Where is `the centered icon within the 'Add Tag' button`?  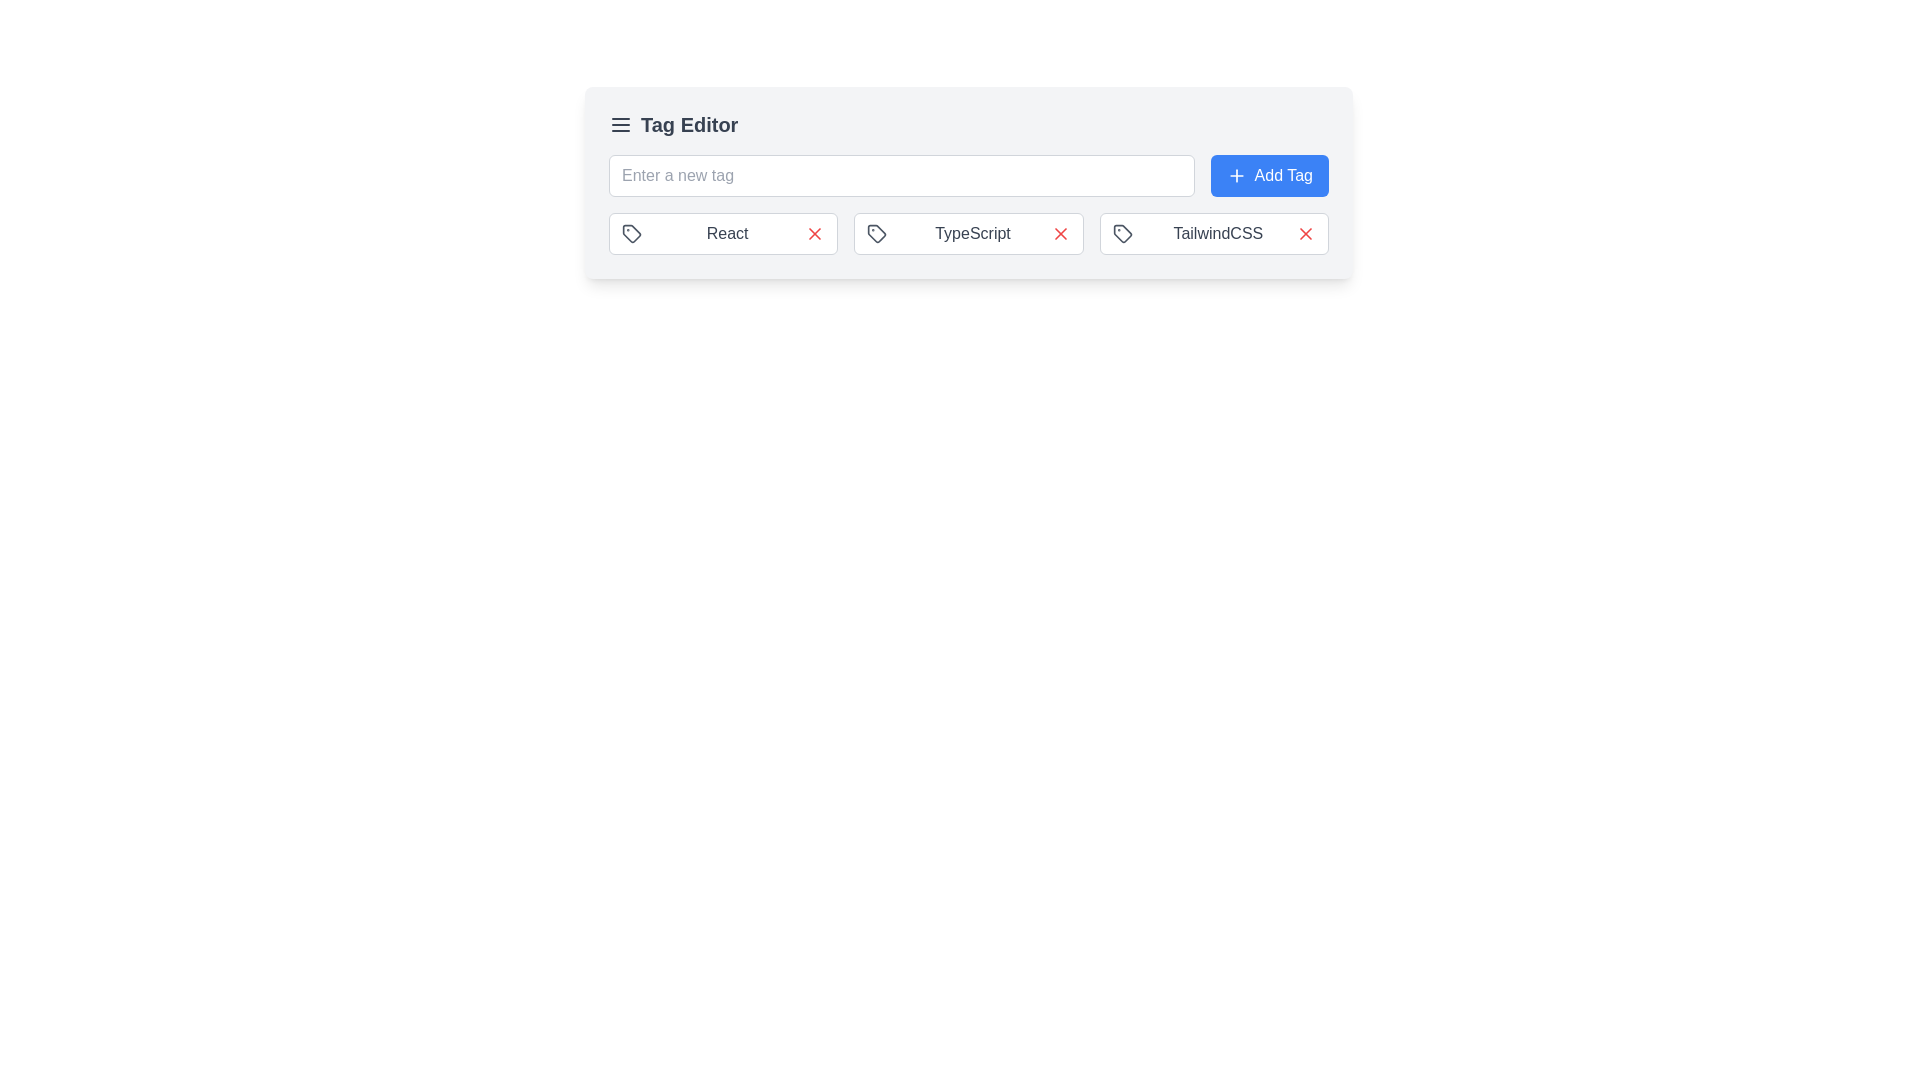
the centered icon within the 'Add Tag' button is located at coordinates (1235, 175).